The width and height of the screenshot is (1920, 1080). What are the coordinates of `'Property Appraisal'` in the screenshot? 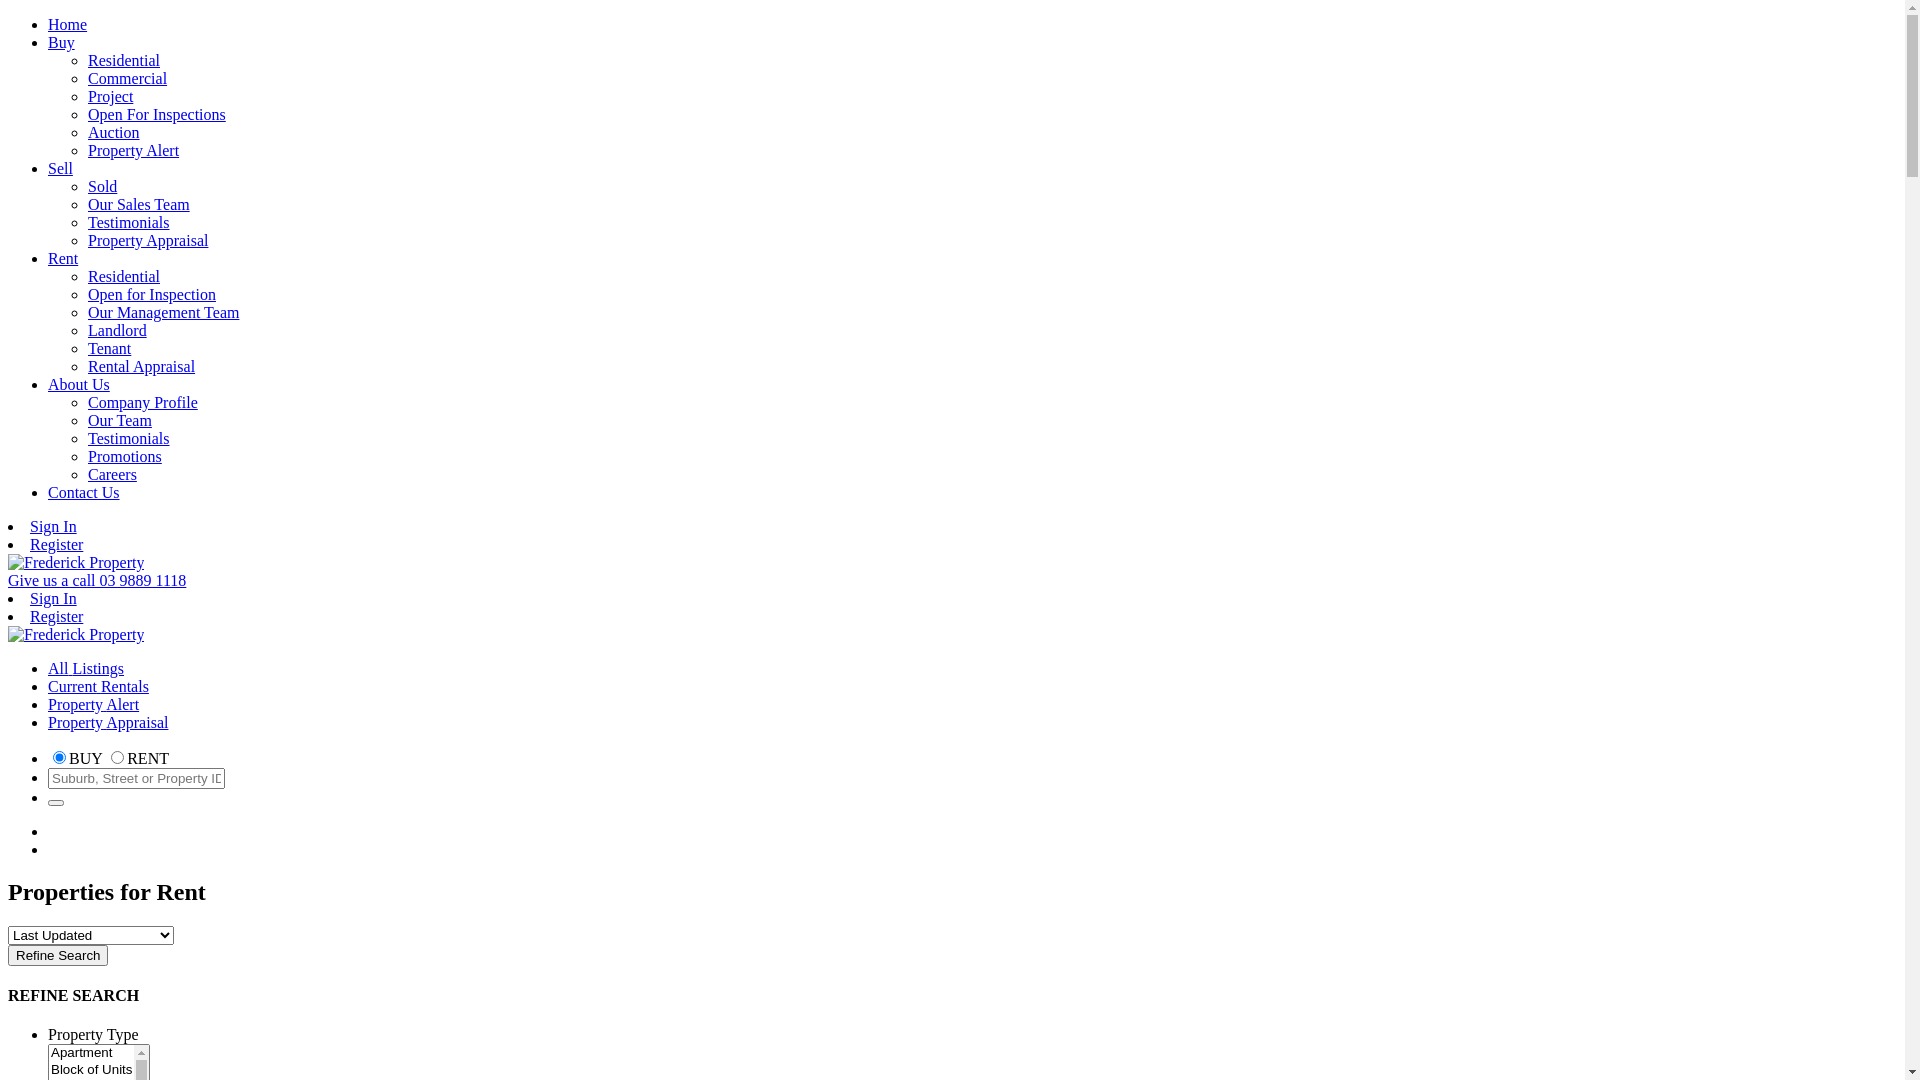 It's located at (147, 239).